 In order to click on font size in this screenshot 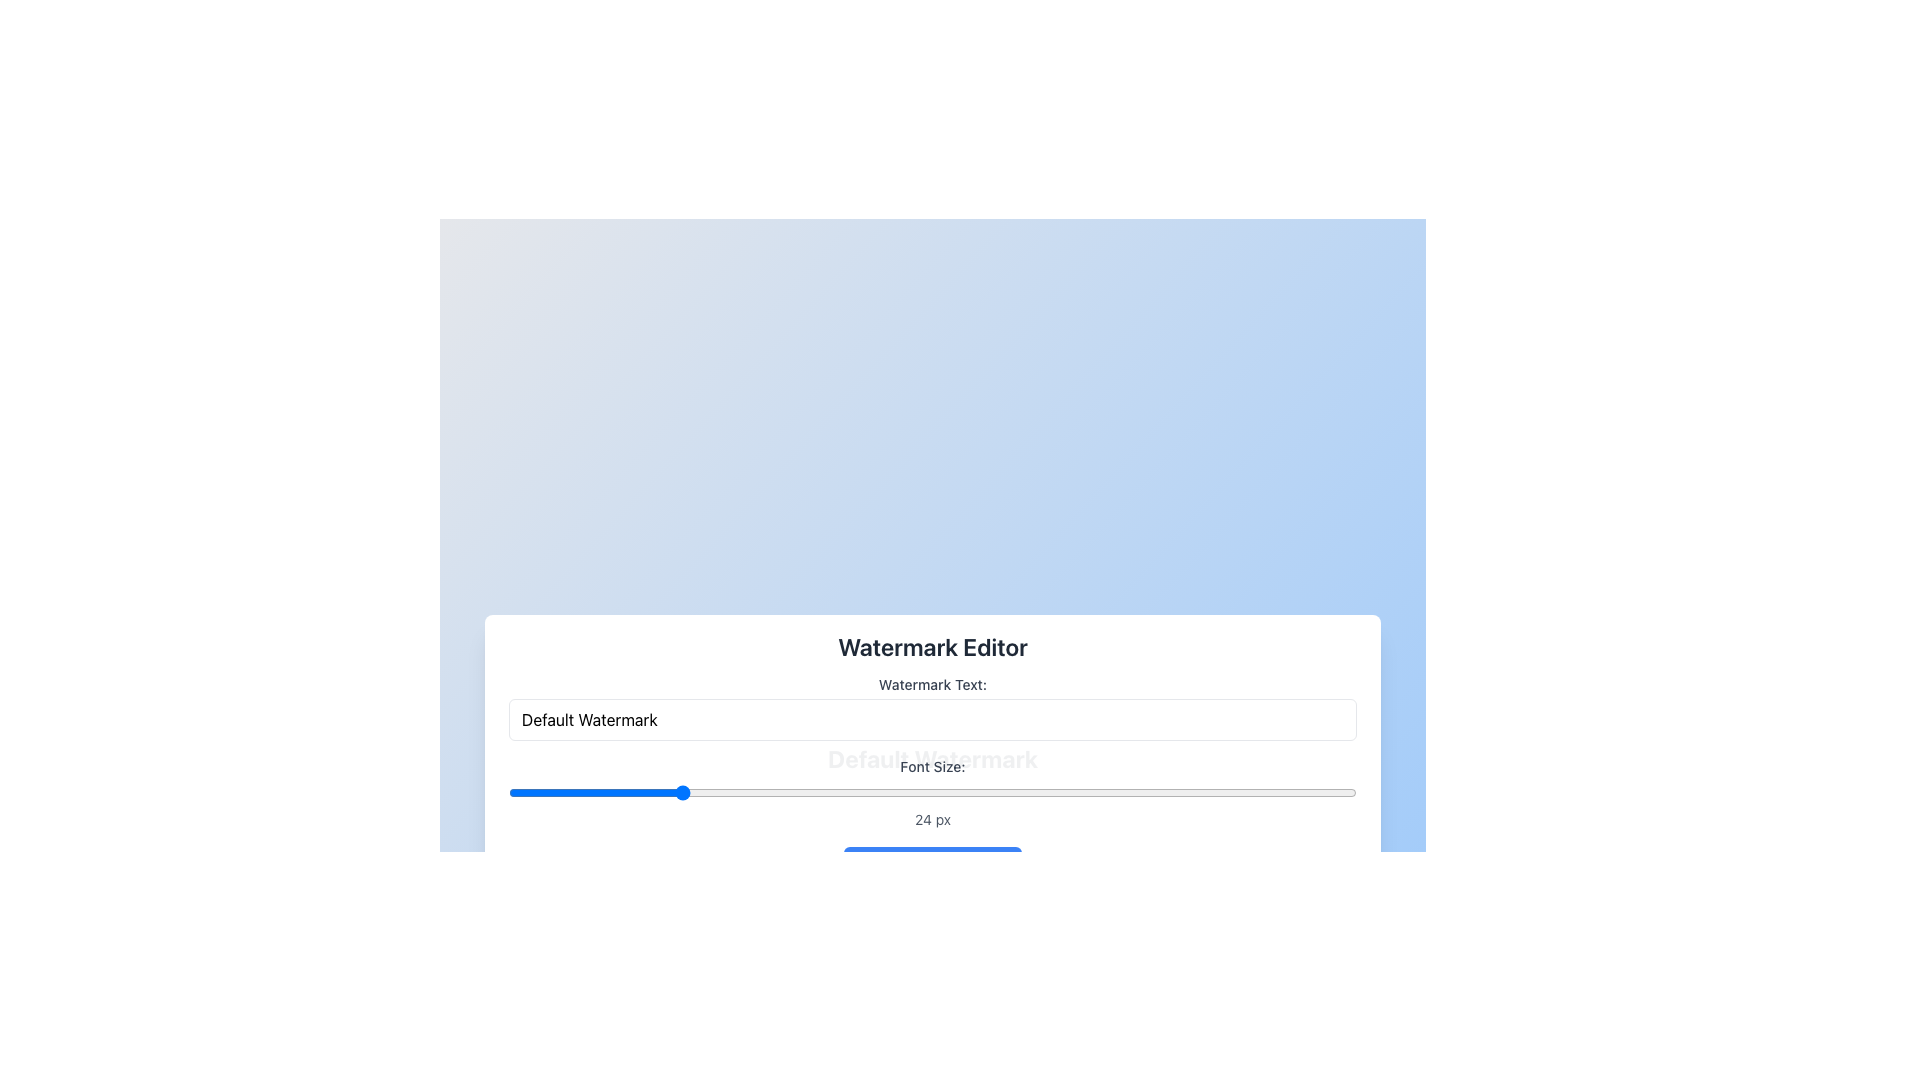, I will do `click(666, 792)`.